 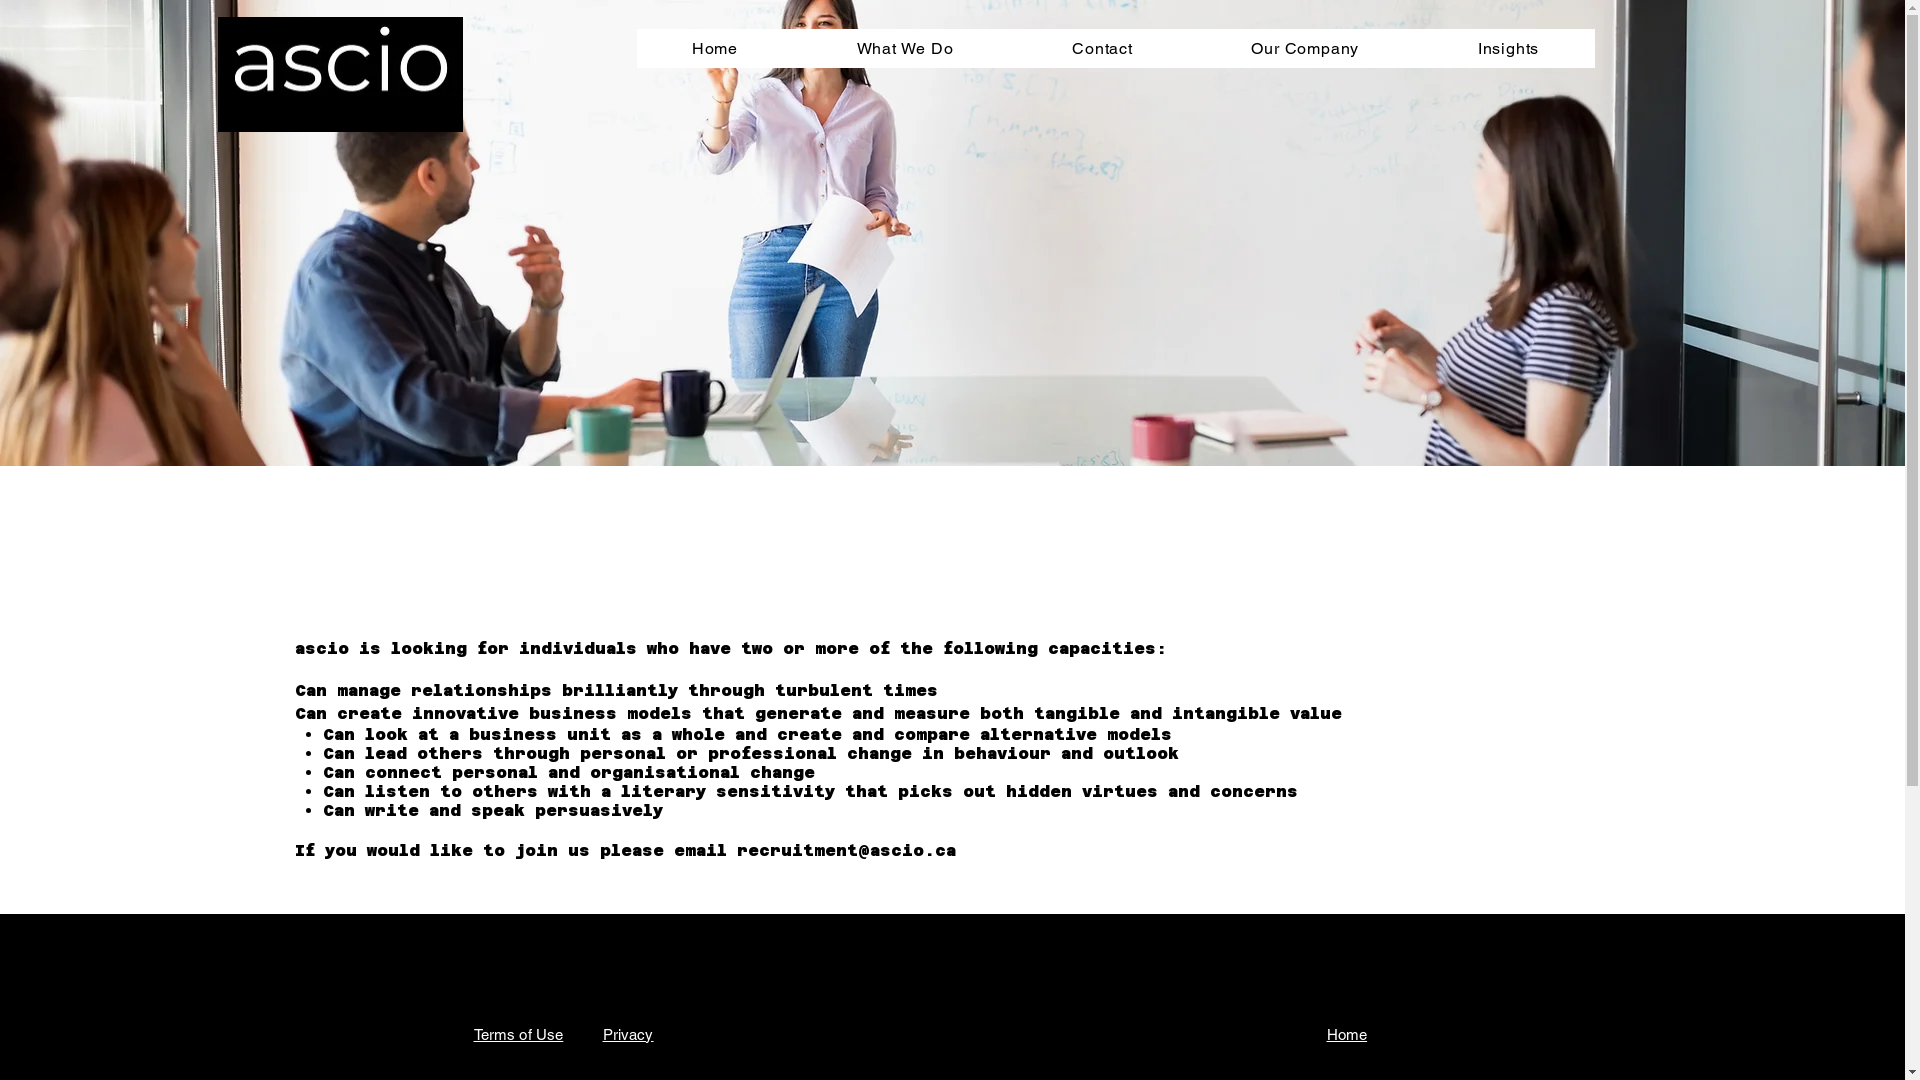 I want to click on 'Our Company', so click(x=1305, y=47).